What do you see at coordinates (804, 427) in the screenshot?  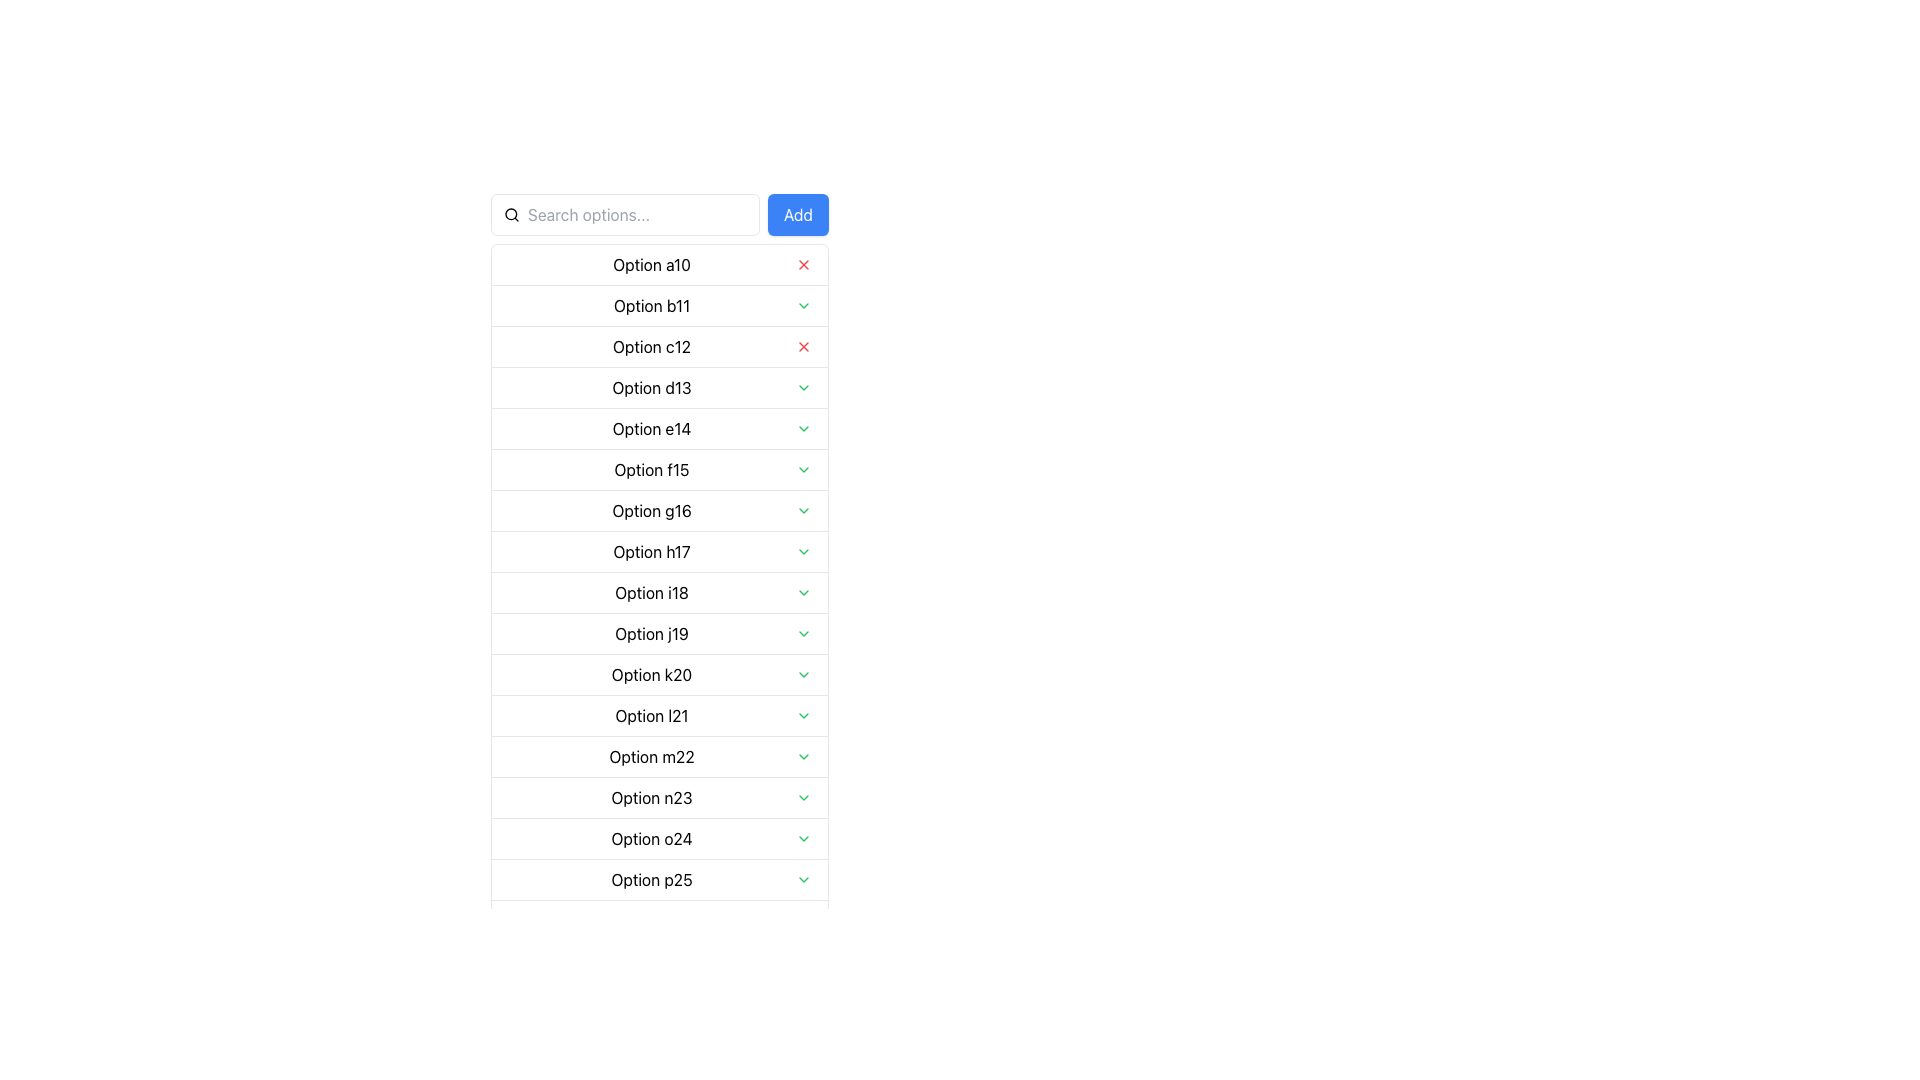 I see `the green downward chevron icon located to the right of 'Option e14'` at bounding box center [804, 427].